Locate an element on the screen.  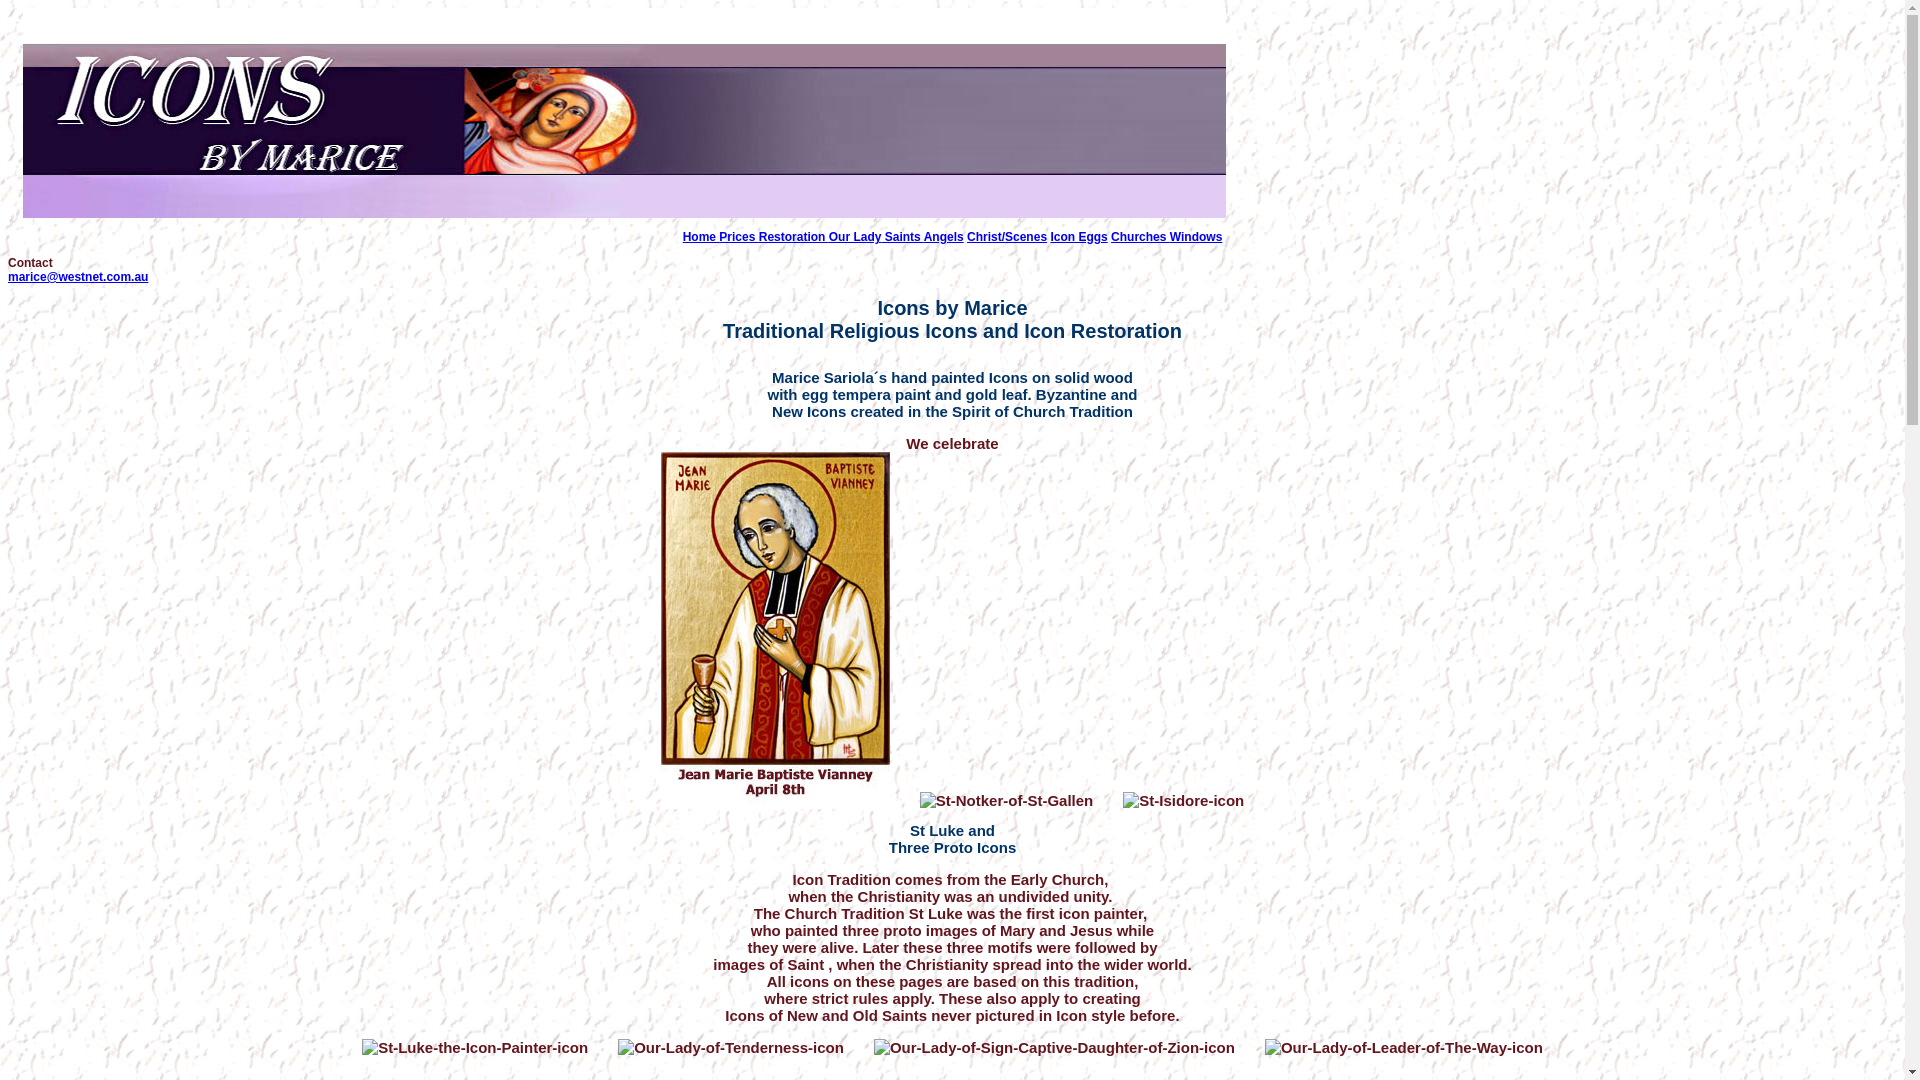
'marice@westnet.com.au' is located at coordinates (77, 277).